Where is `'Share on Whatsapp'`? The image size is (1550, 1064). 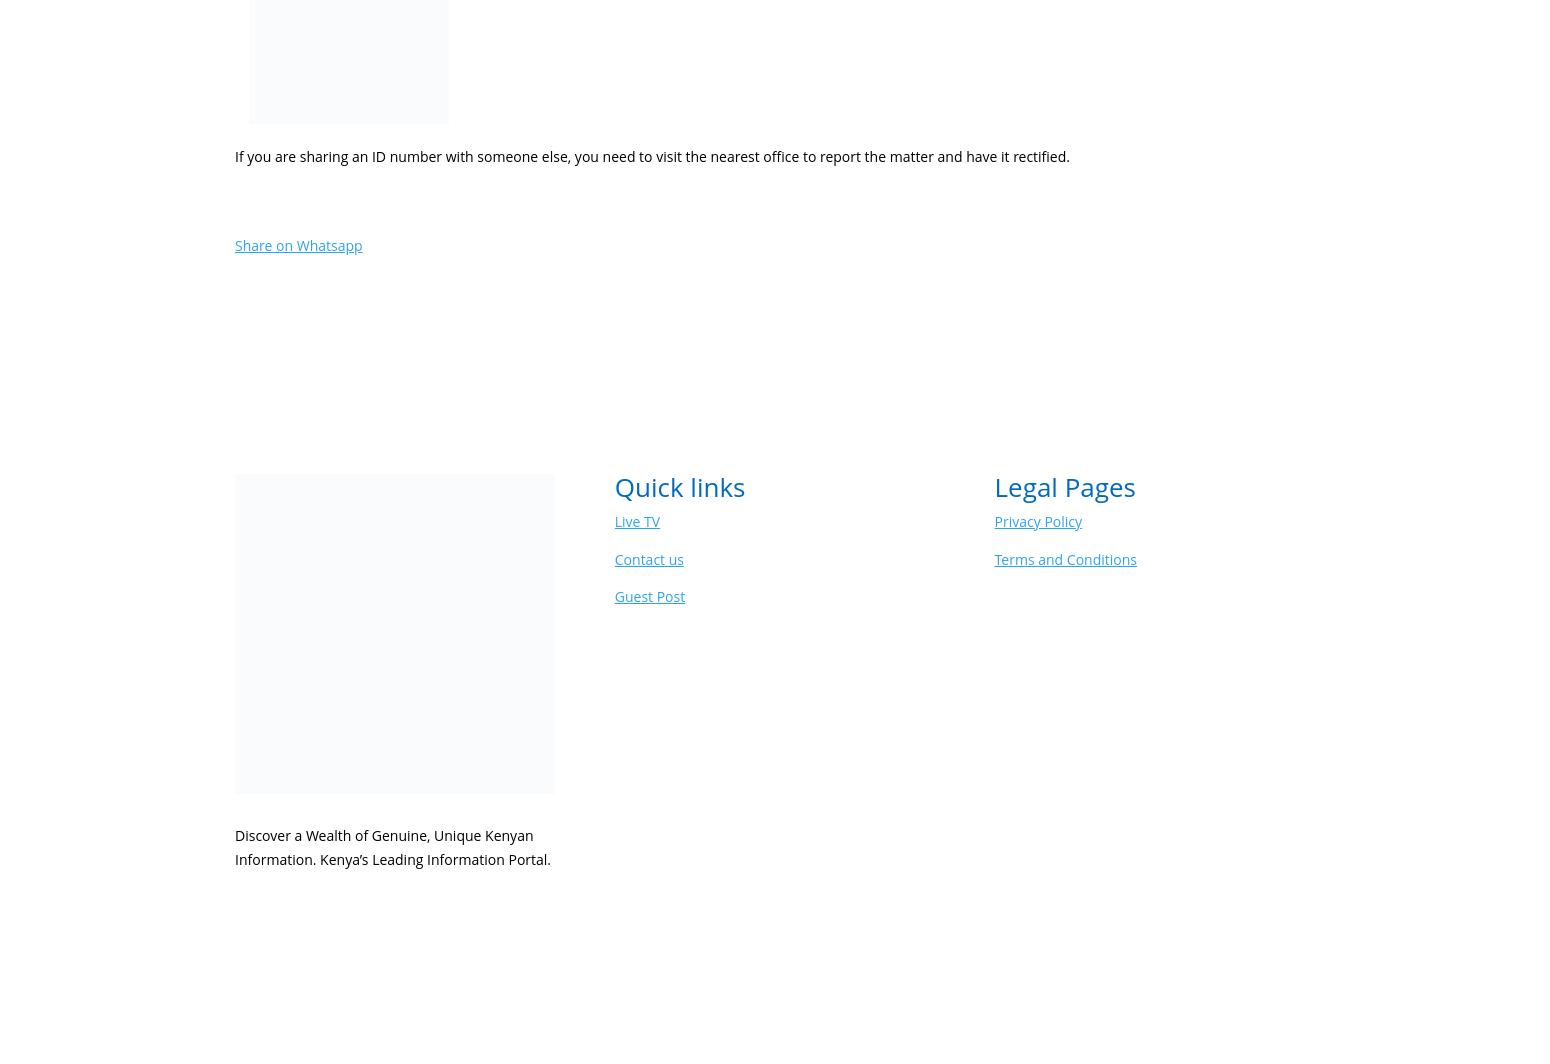 'Share on Whatsapp' is located at coordinates (298, 245).